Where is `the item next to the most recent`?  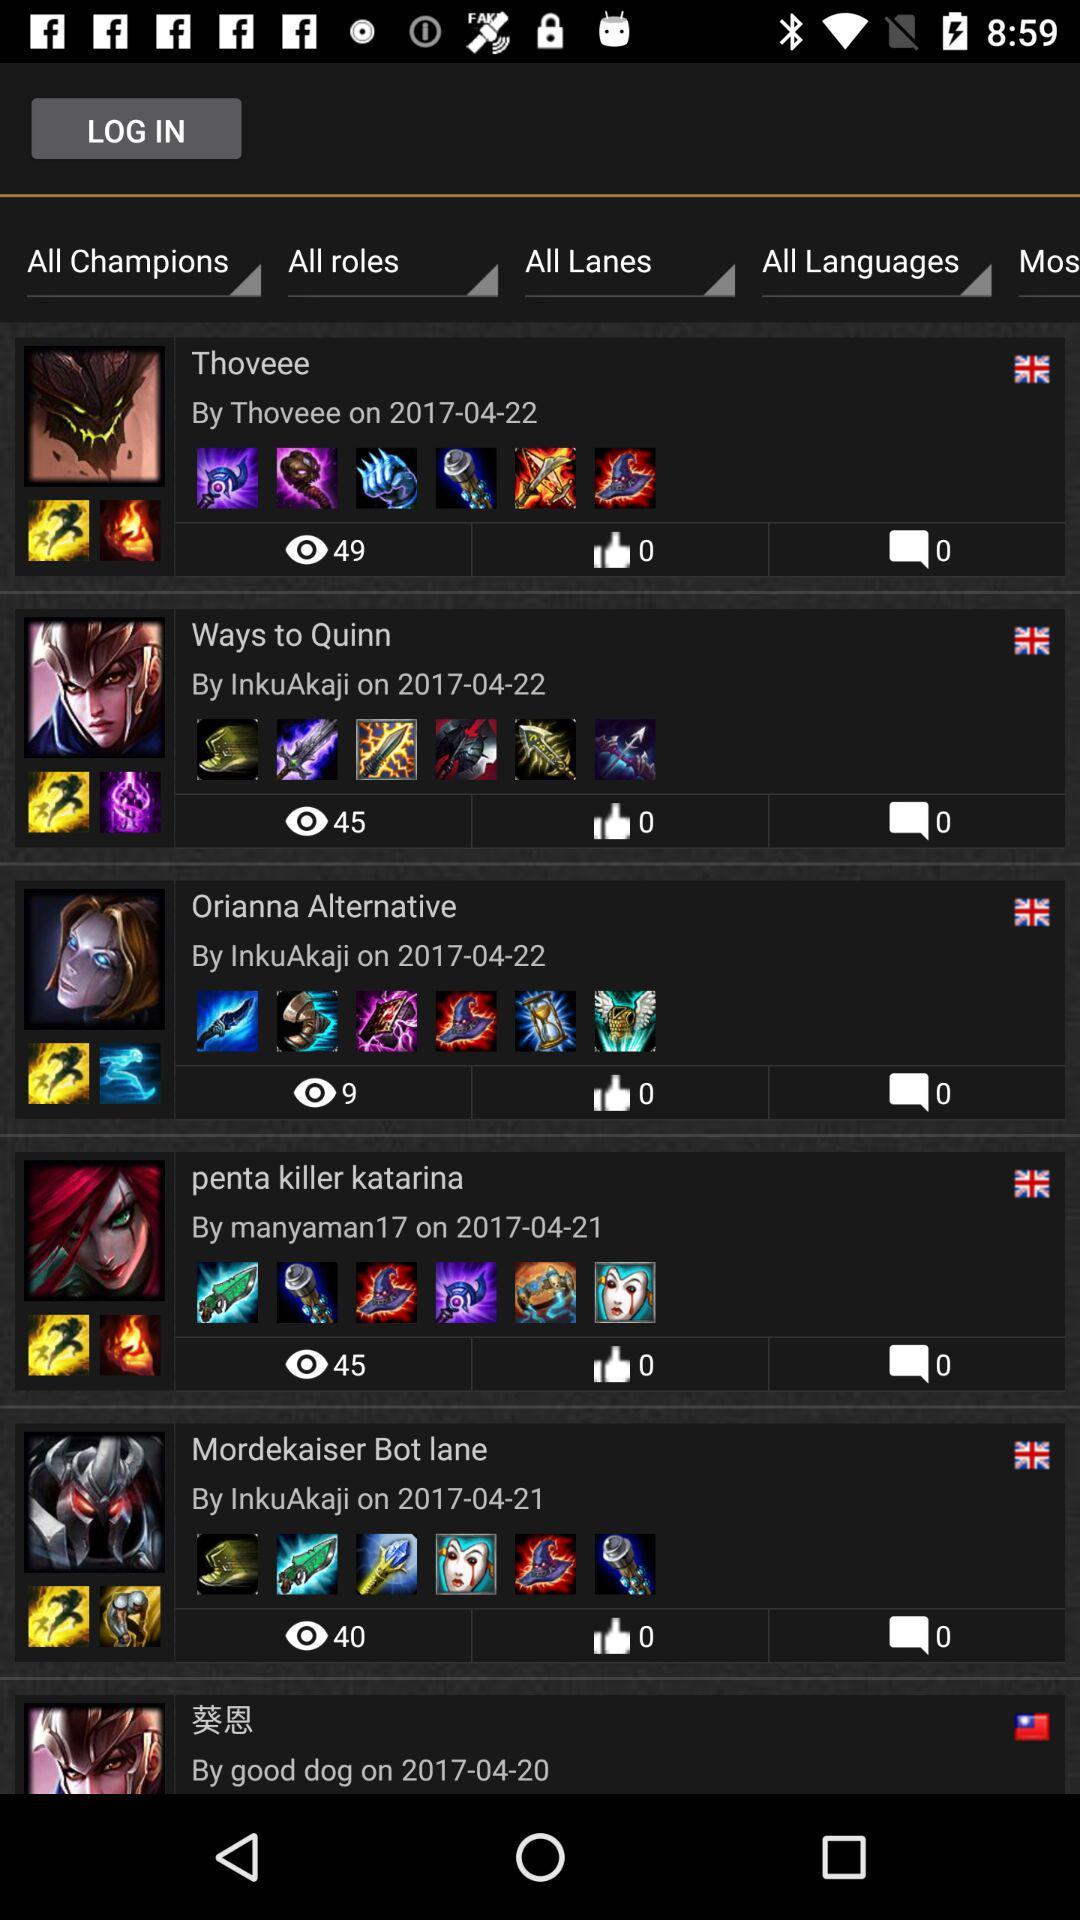
the item next to the most recent is located at coordinates (875, 260).